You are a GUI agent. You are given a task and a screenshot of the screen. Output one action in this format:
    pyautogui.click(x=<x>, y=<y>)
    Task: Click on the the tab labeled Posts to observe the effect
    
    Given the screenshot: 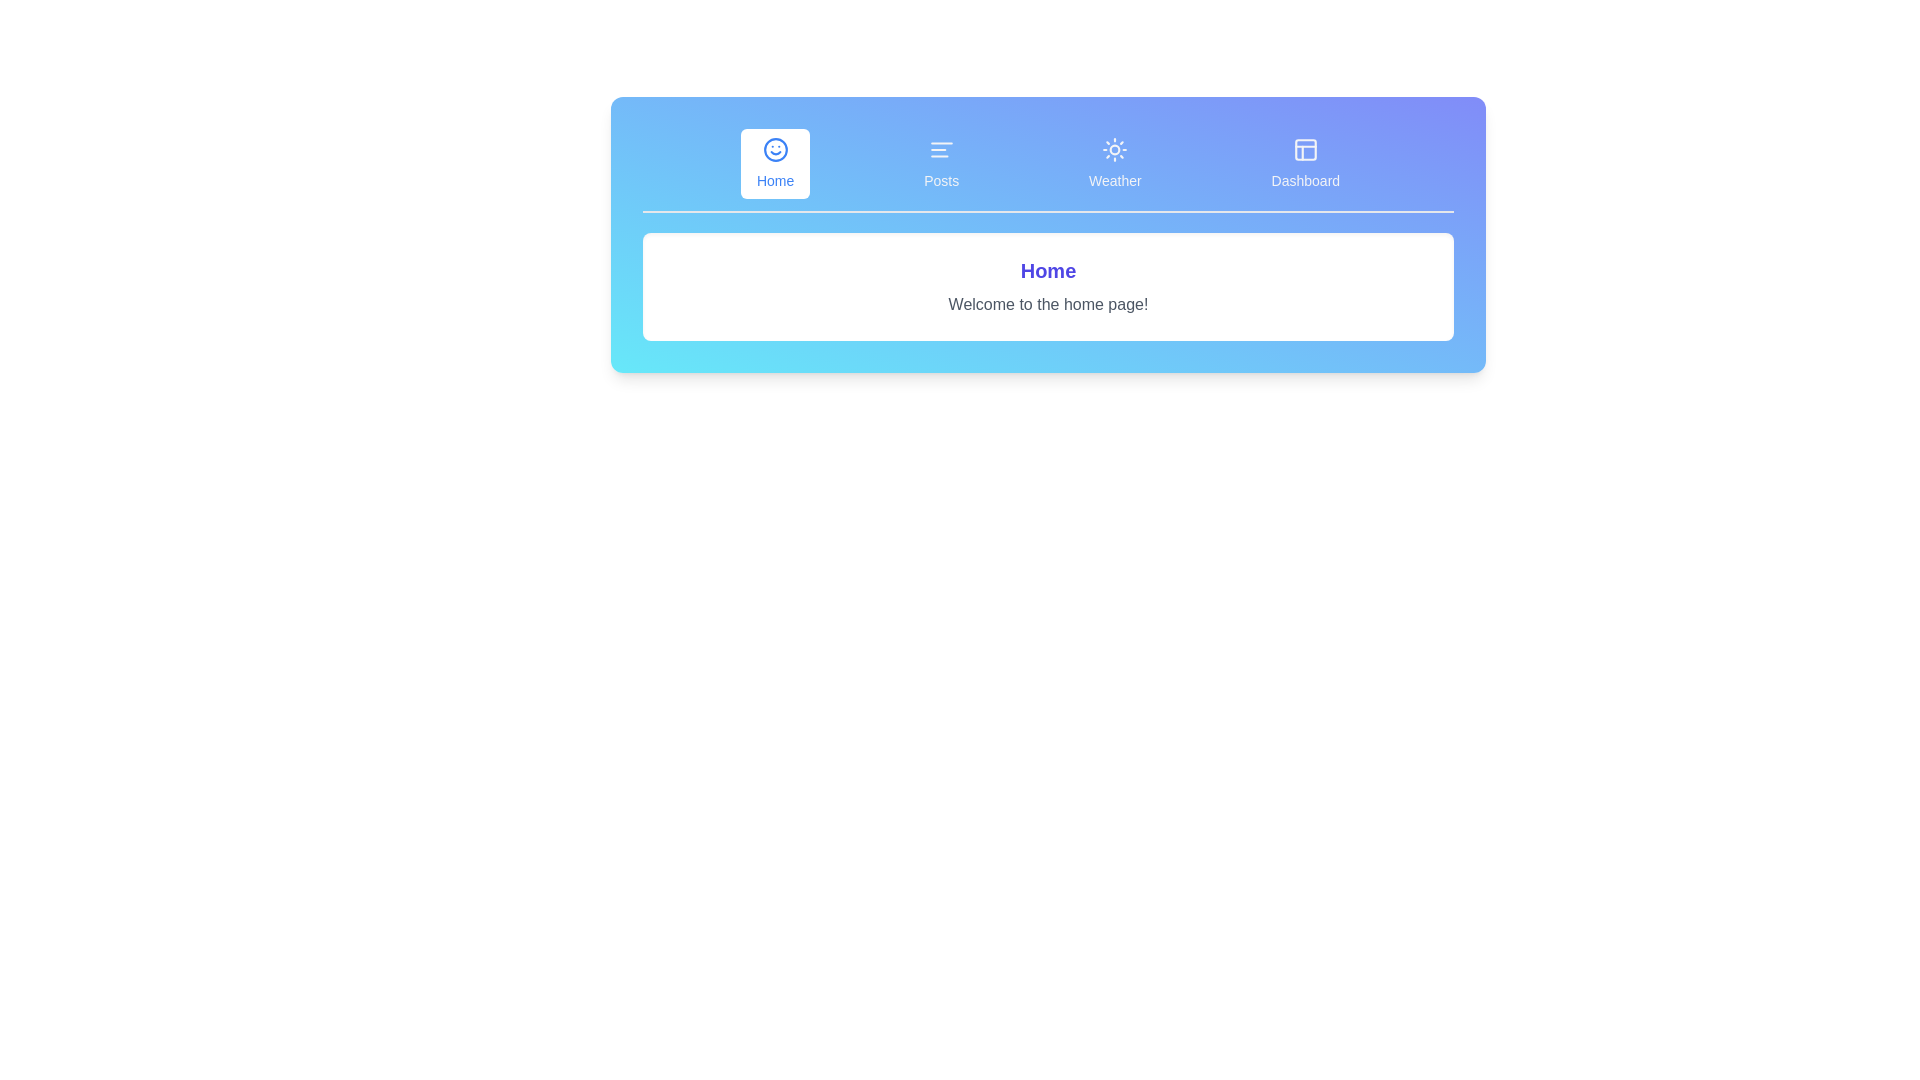 What is the action you would take?
    pyautogui.click(x=940, y=163)
    